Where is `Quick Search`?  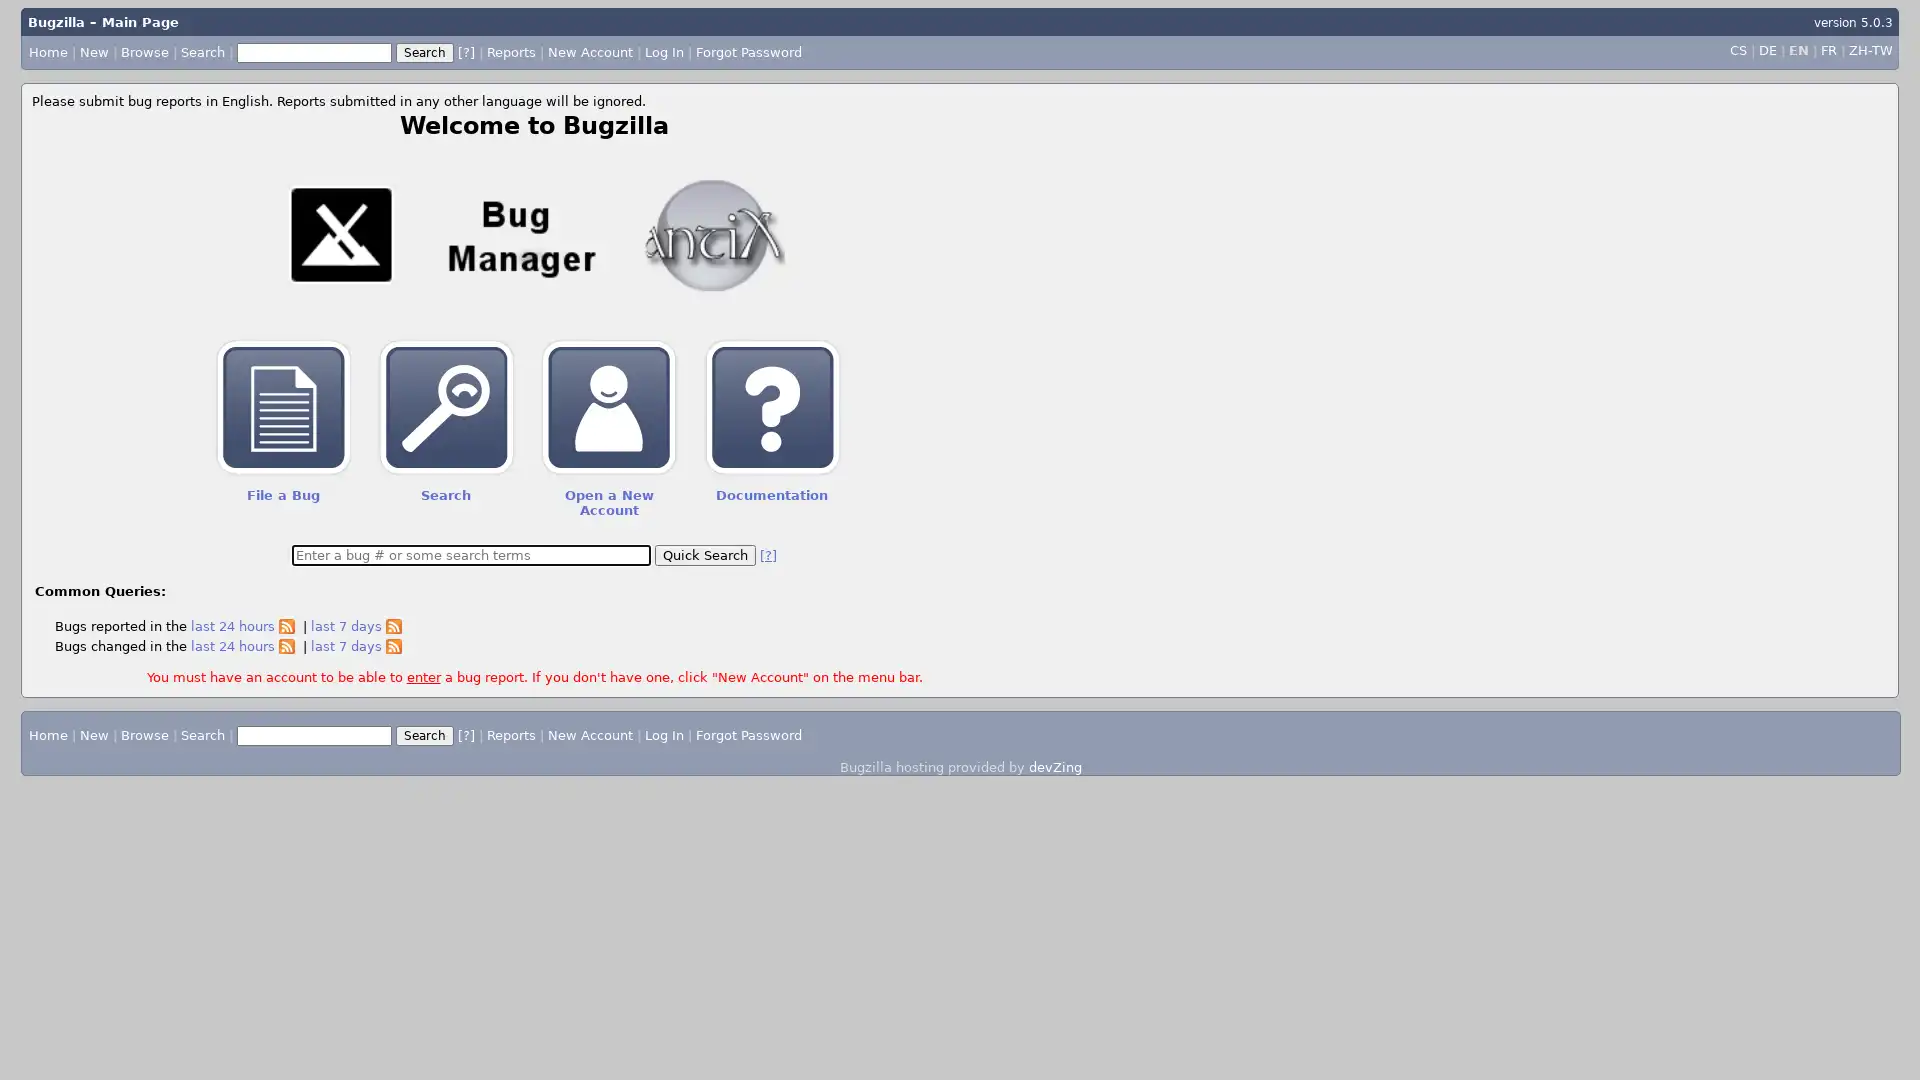
Quick Search is located at coordinates (705, 555).